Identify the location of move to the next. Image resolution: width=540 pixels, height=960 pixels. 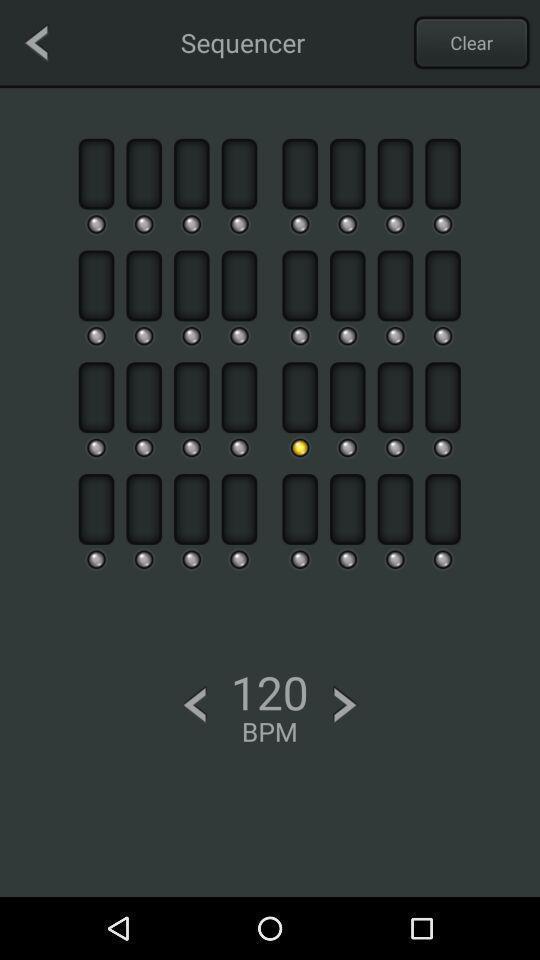
(344, 705).